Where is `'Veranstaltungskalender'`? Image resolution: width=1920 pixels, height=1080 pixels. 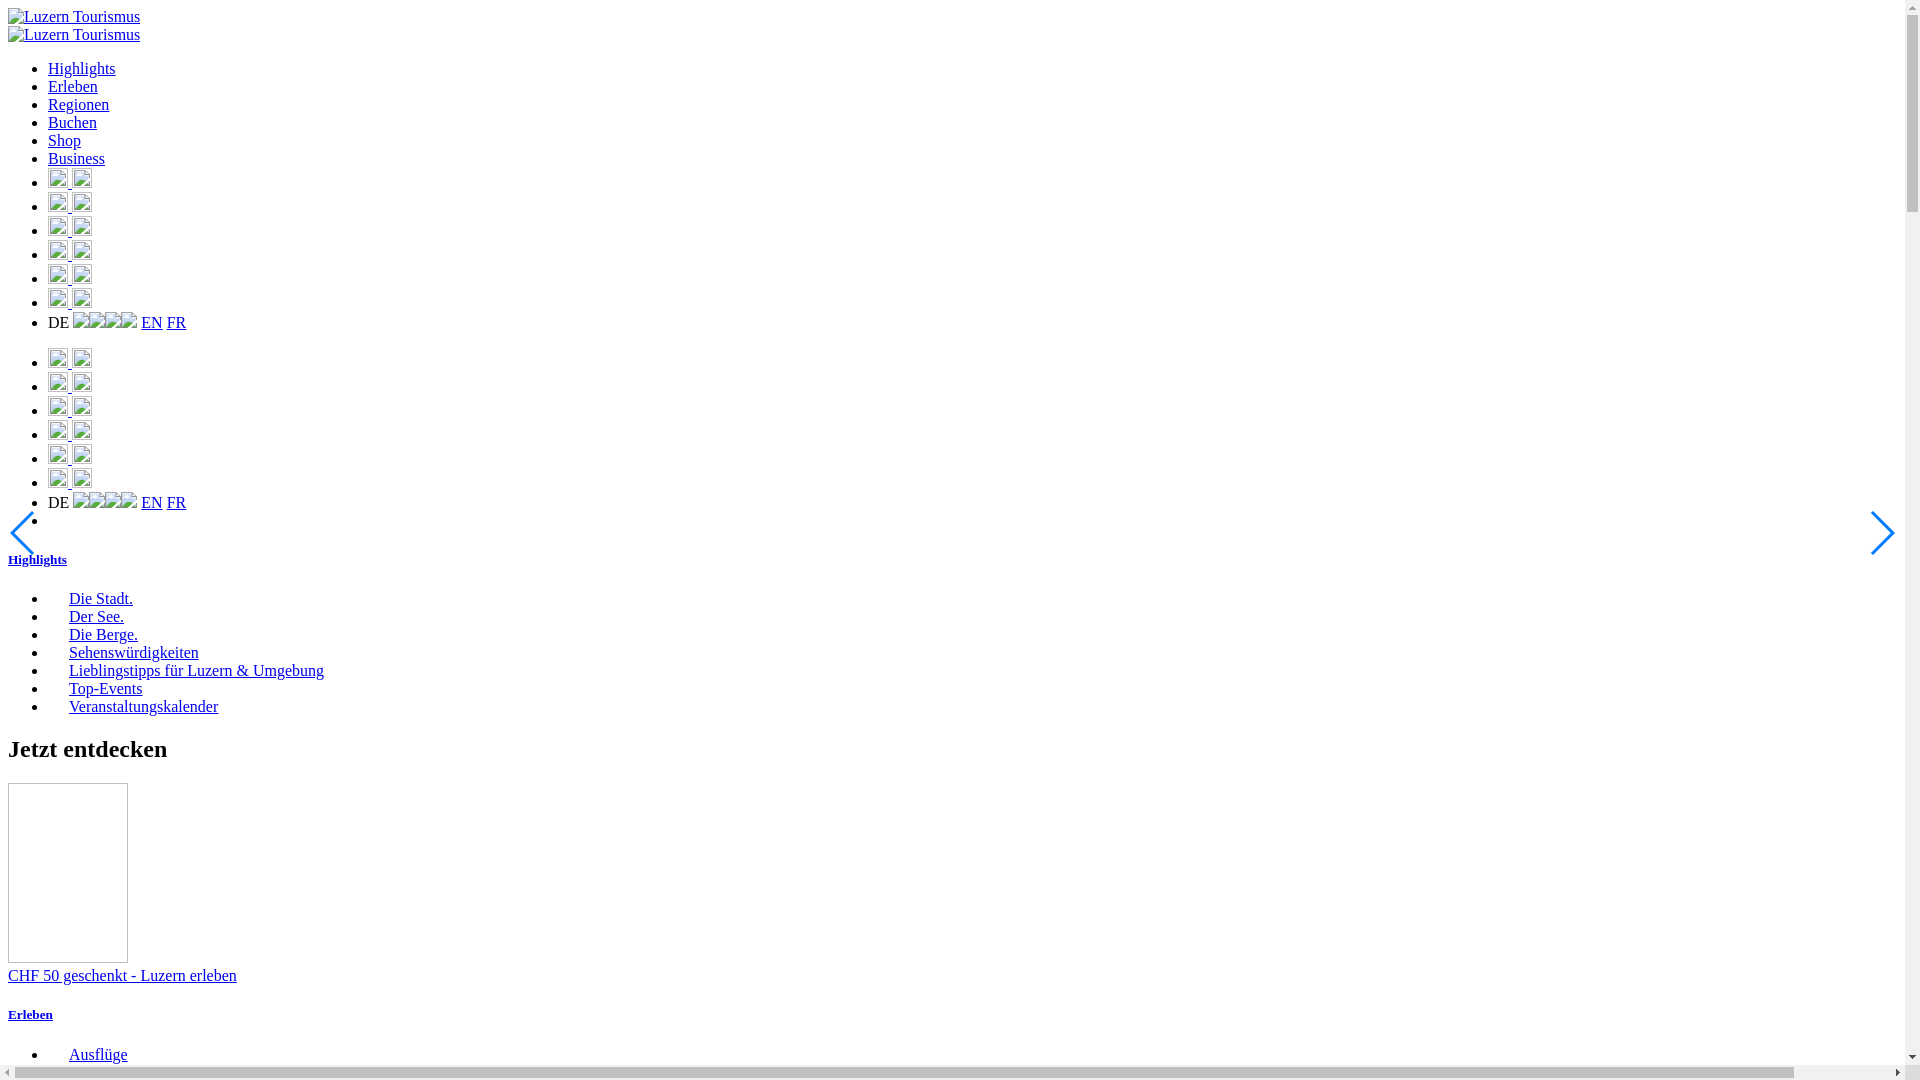
'Veranstaltungskalender' is located at coordinates (132, 705).